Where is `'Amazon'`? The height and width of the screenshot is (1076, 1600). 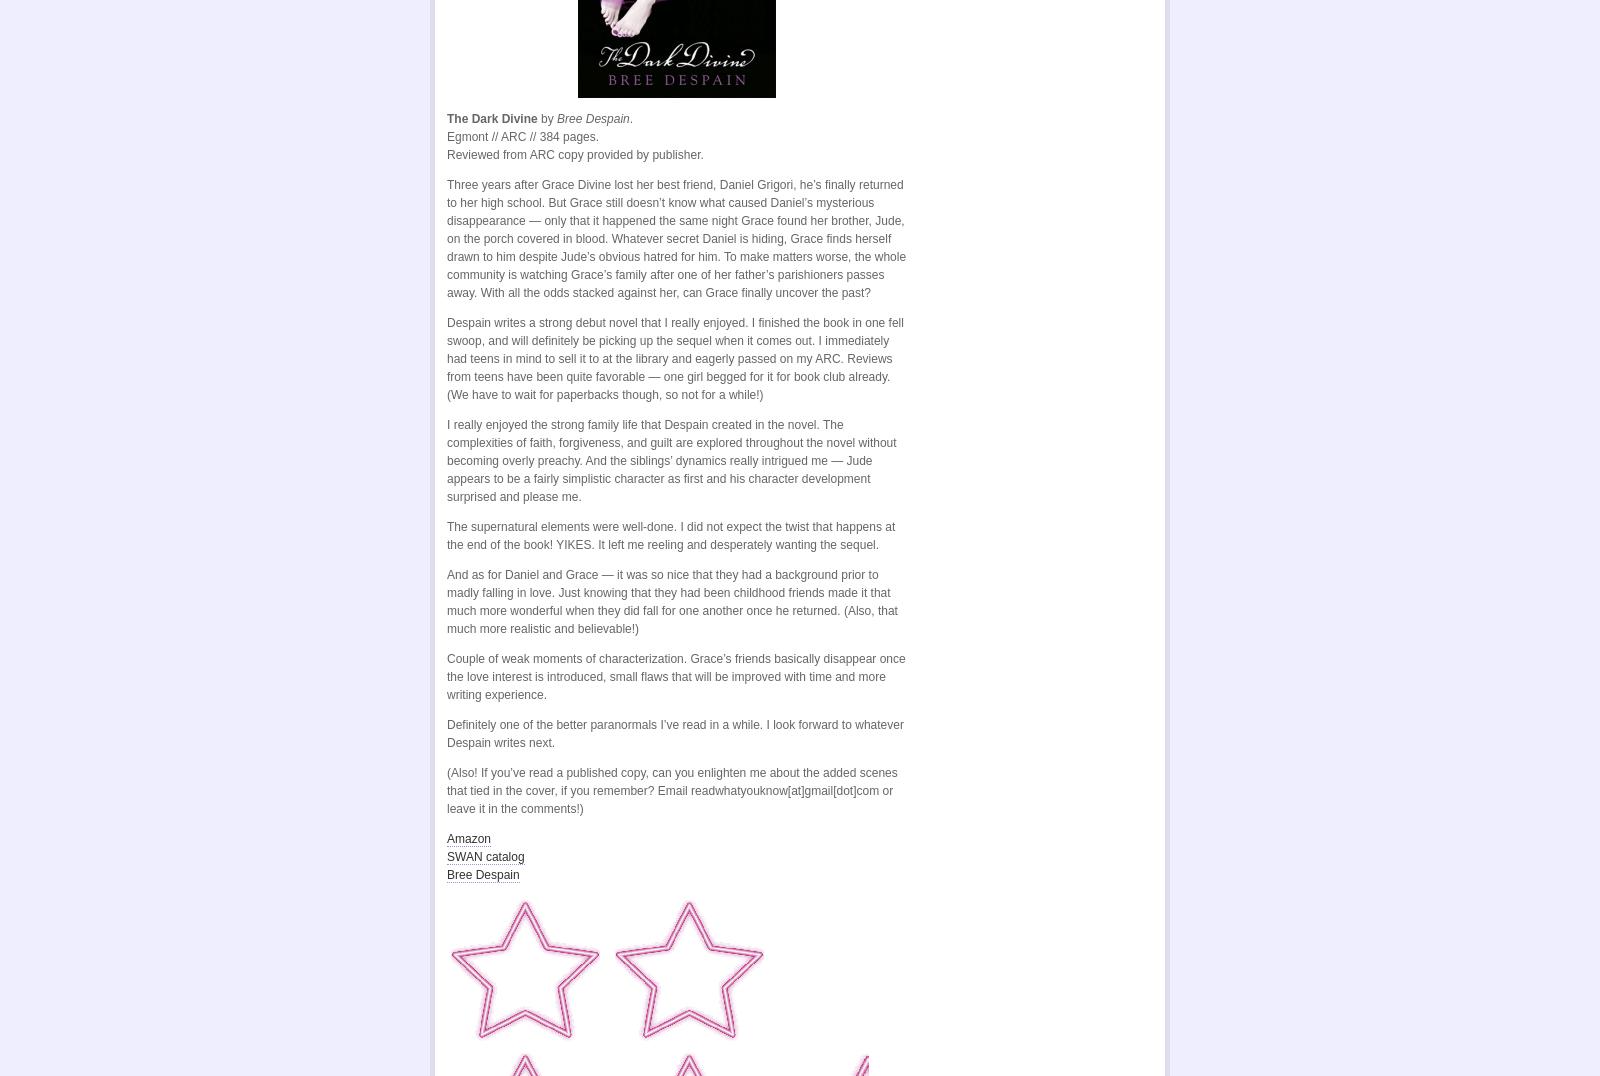 'Amazon' is located at coordinates (467, 837).